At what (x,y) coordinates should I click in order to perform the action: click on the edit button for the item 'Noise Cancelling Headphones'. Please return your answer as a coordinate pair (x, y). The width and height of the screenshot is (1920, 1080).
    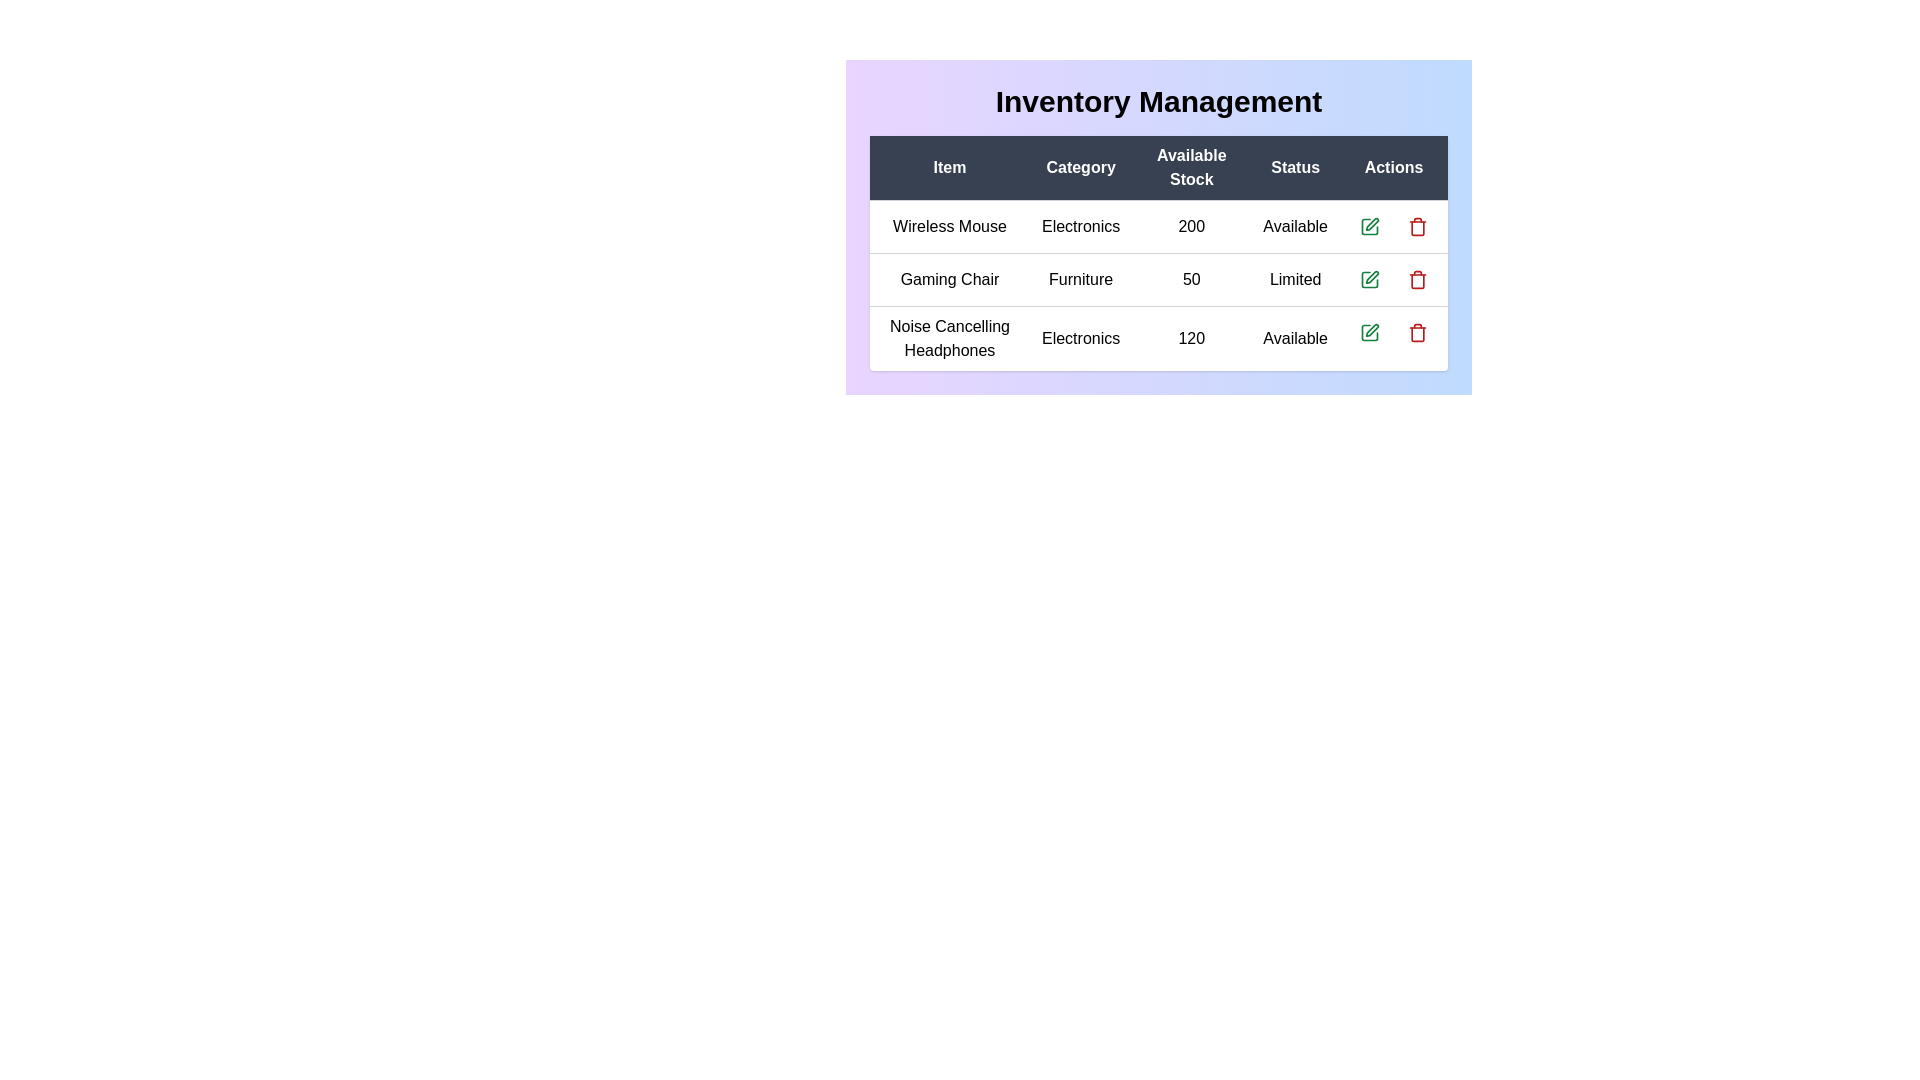
    Looking at the image, I should click on (1368, 331).